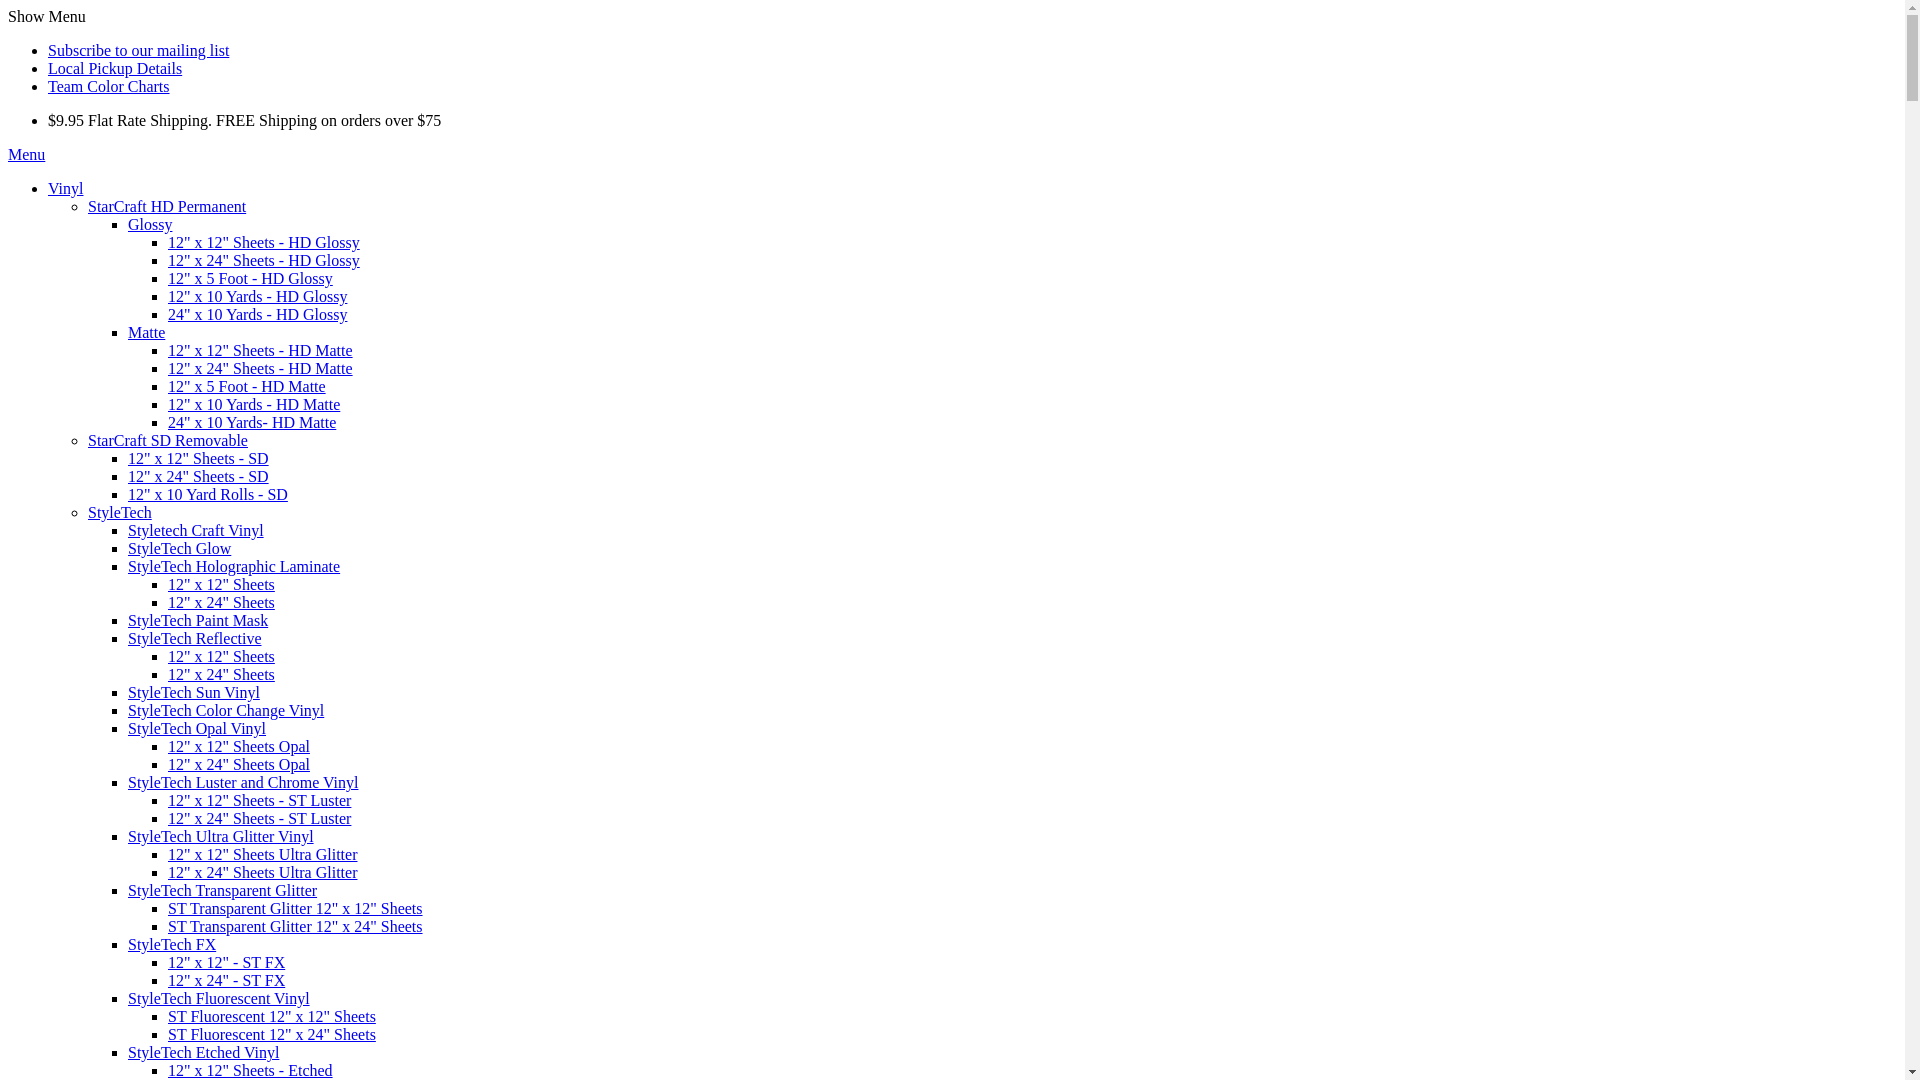 This screenshot has height=1080, width=1920. What do you see at coordinates (197, 619) in the screenshot?
I see `'StyleTech Paint Mask'` at bounding box center [197, 619].